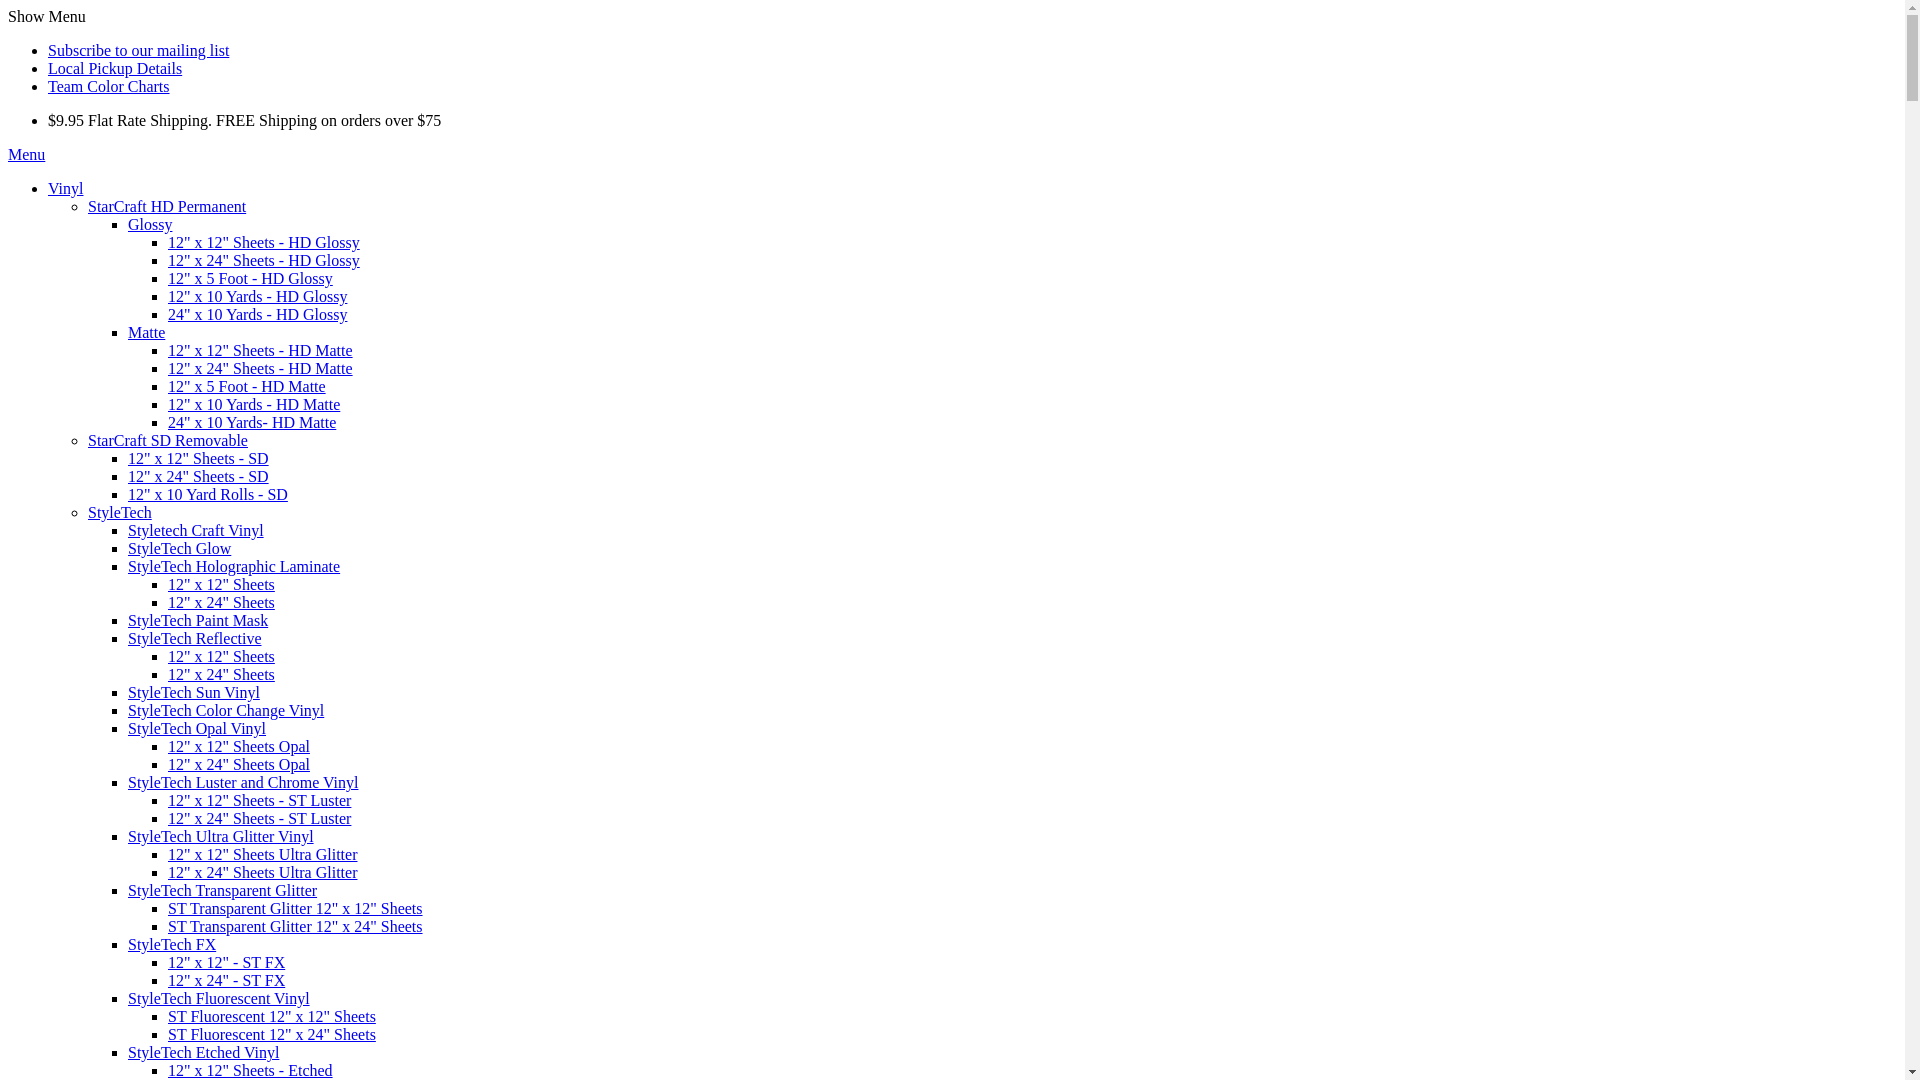 This screenshot has height=1080, width=1920. What do you see at coordinates (197, 619) in the screenshot?
I see `'StyleTech Paint Mask'` at bounding box center [197, 619].